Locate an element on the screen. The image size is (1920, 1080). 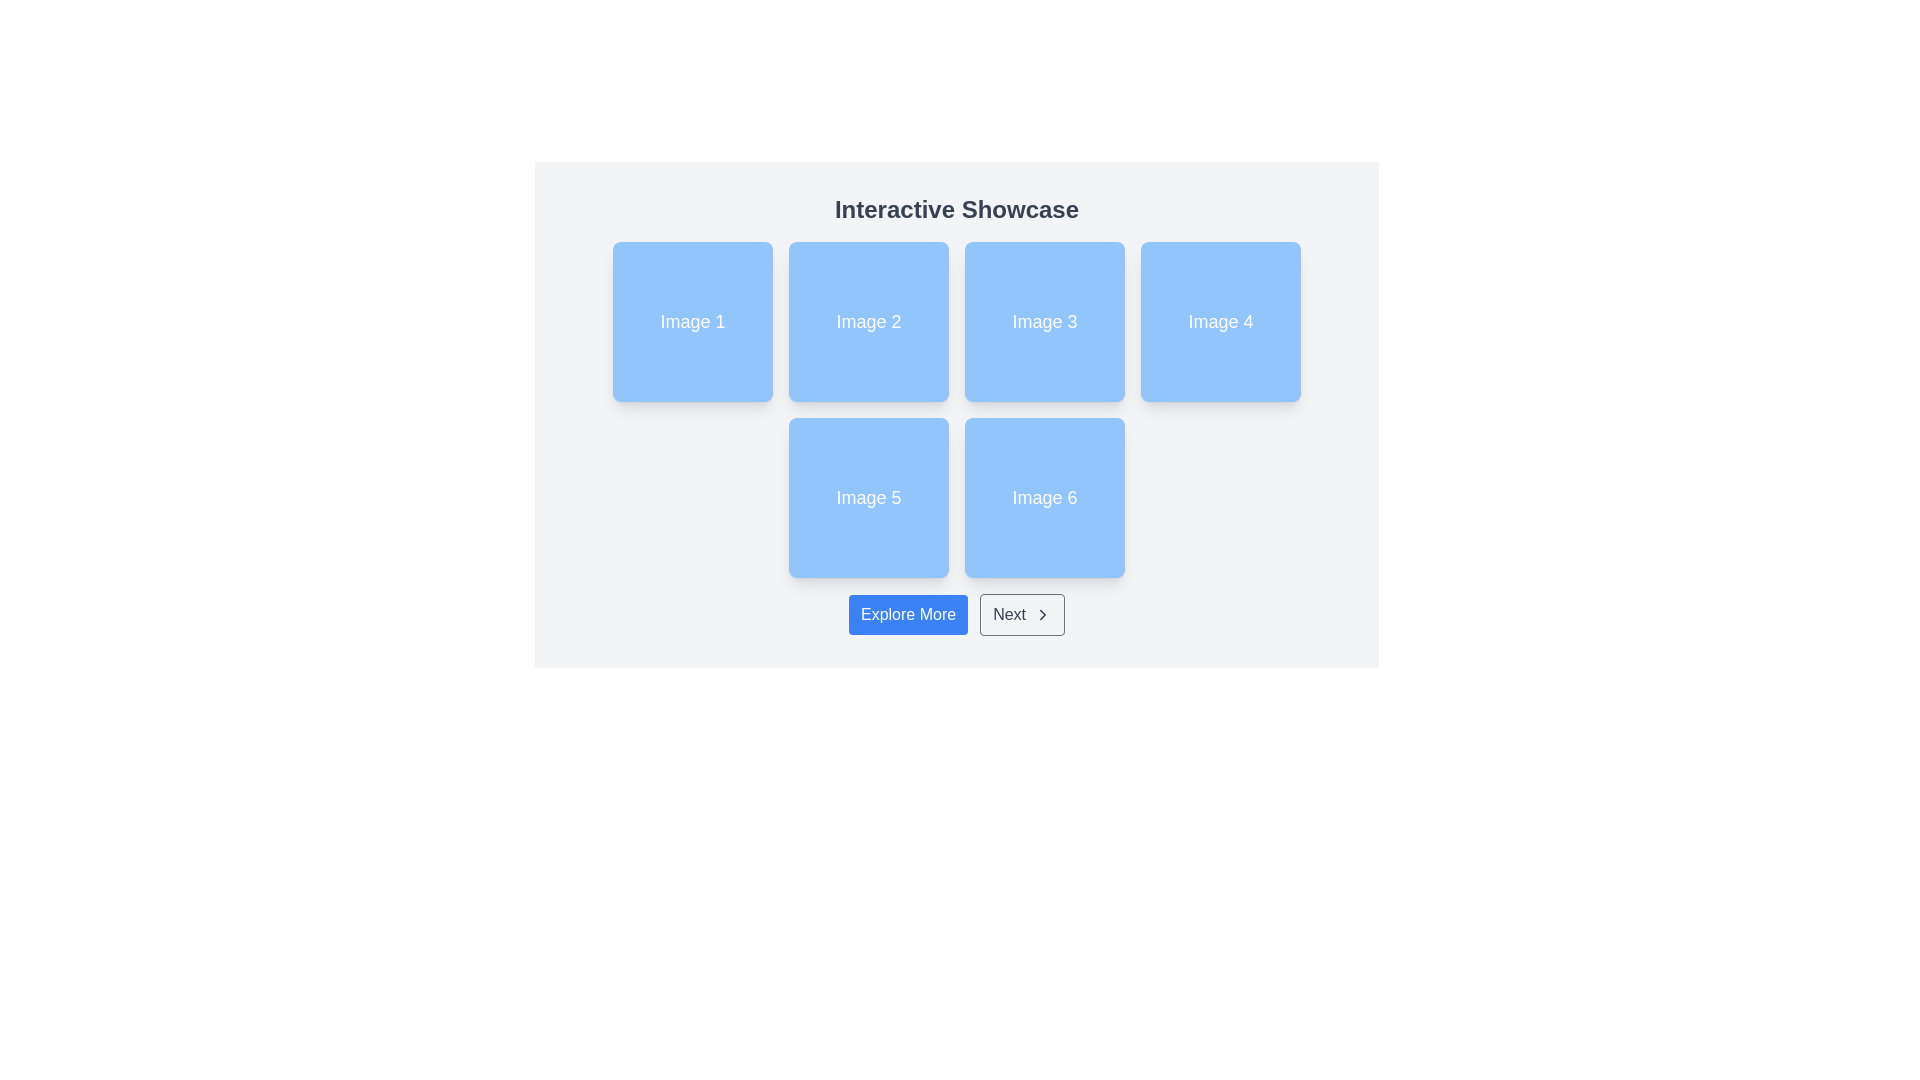
the navigational button located to the left of the 'Next' button, below the grid of images labeled 'Image 1' through 'Image 6' is located at coordinates (907, 613).